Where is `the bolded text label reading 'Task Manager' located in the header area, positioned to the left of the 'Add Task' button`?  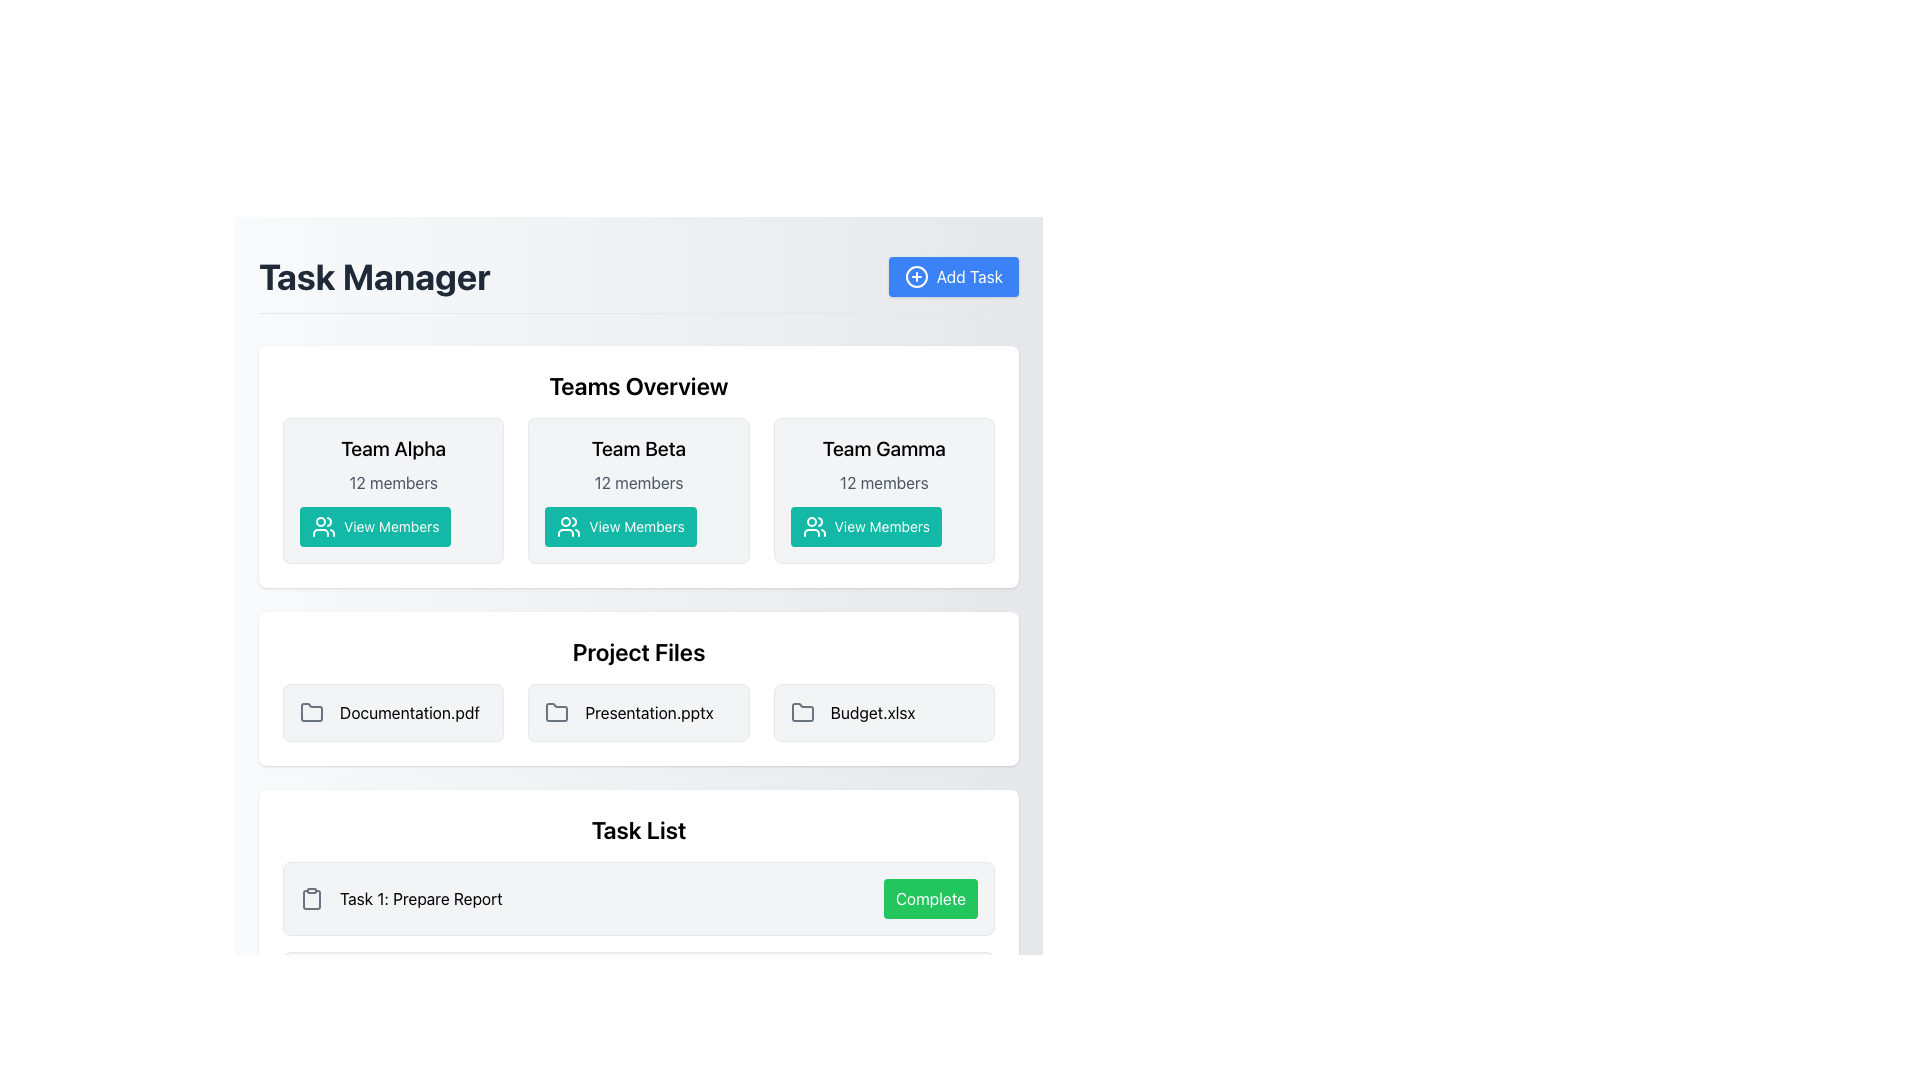 the bolded text label reading 'Task Manager' located in the header area, positioned to the left of the 'Add Task' button is located at coordinates (374, 277).